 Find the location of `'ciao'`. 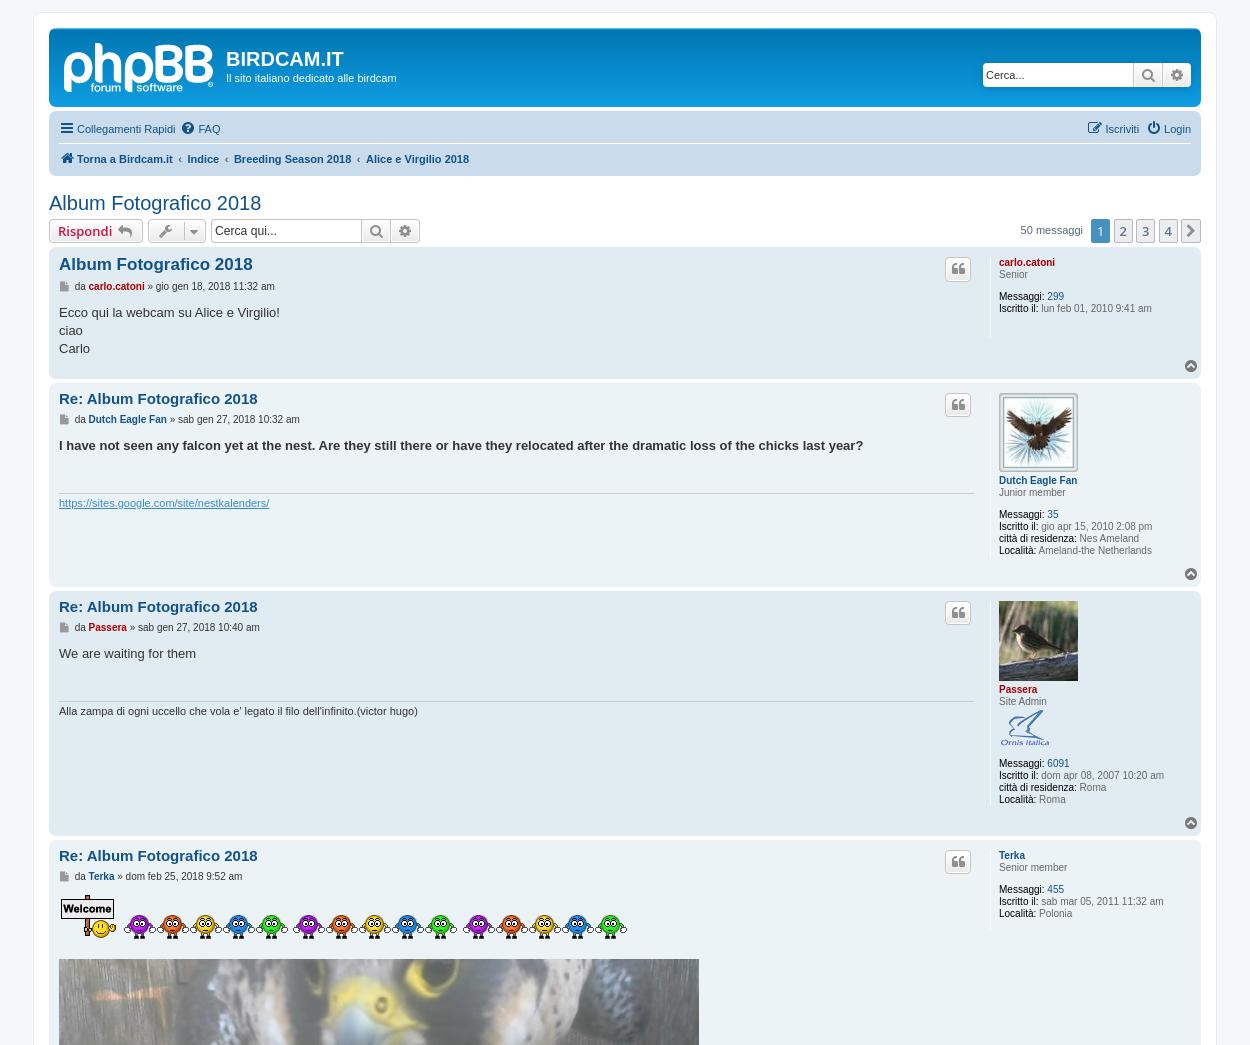

'ciao' is located at coordinates (59, 329).